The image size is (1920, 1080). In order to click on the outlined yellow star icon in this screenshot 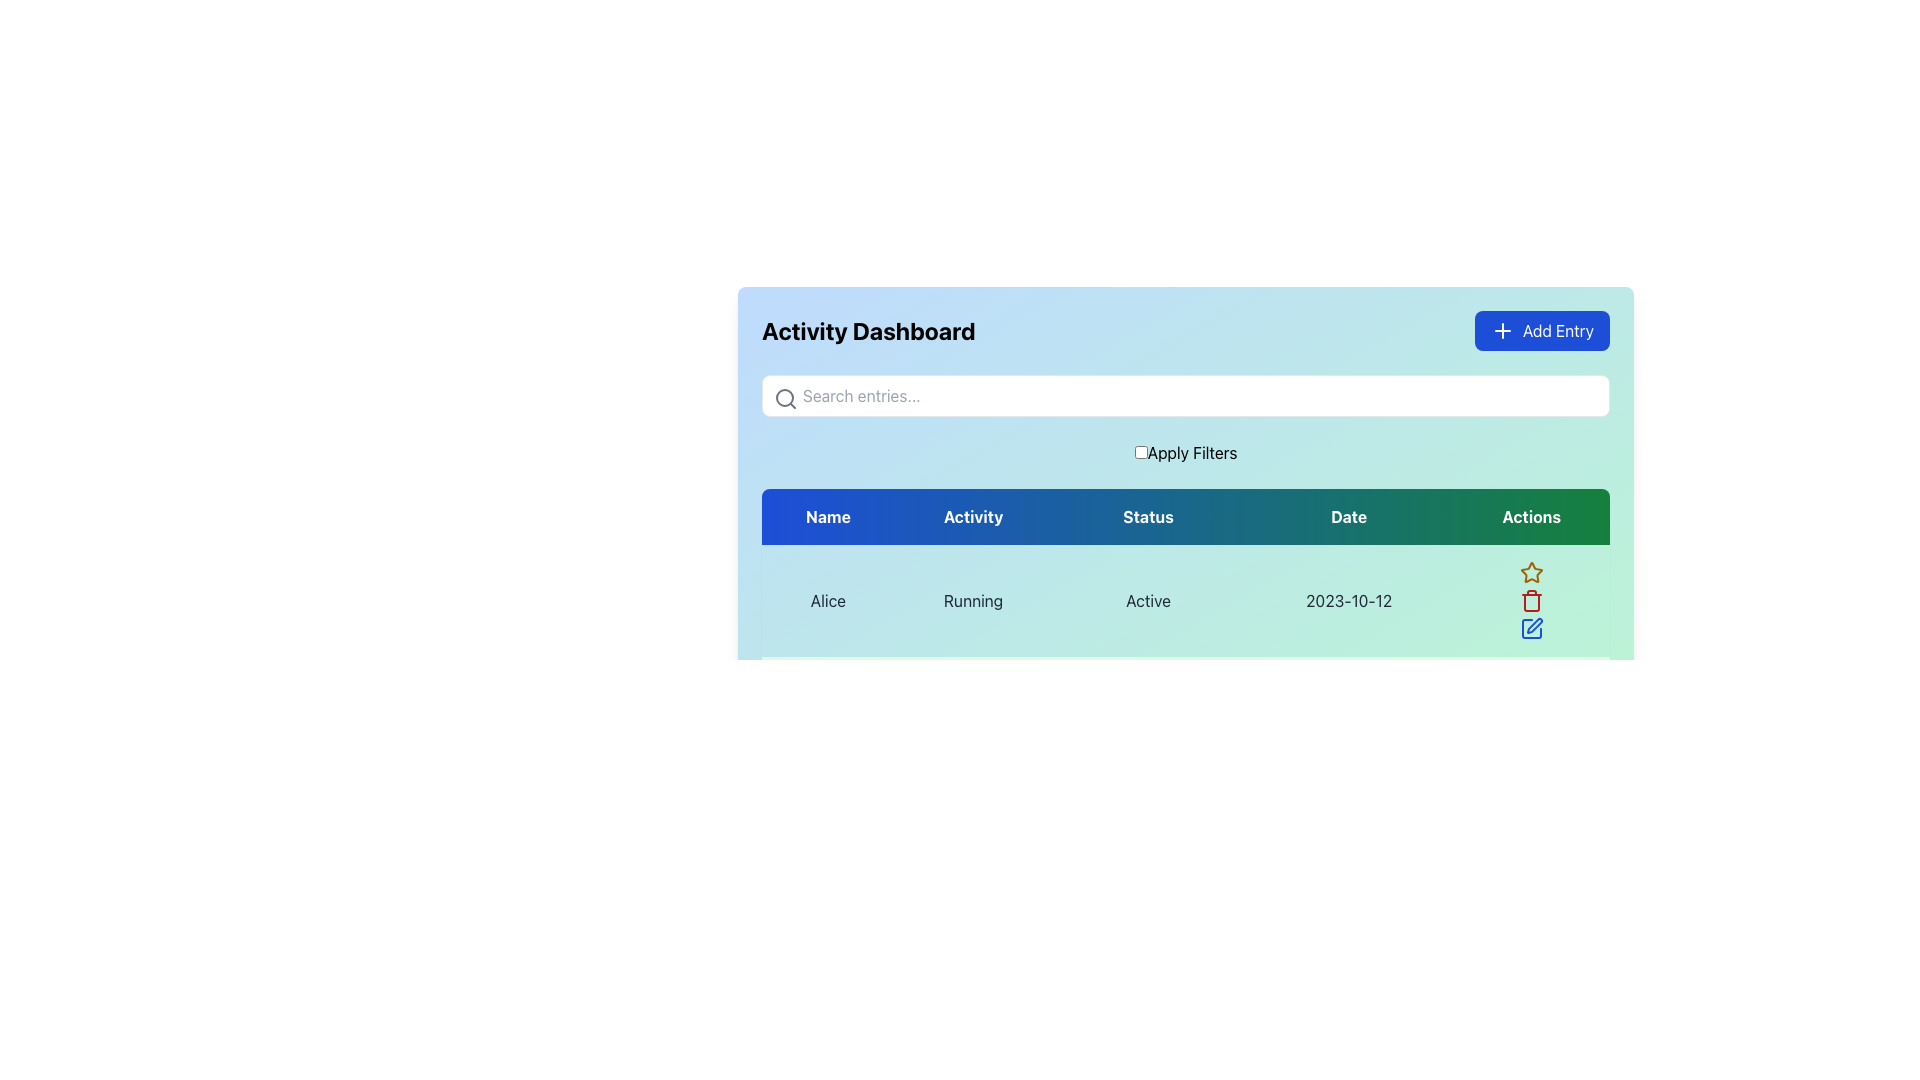, I will do `click(1530, 573)`.